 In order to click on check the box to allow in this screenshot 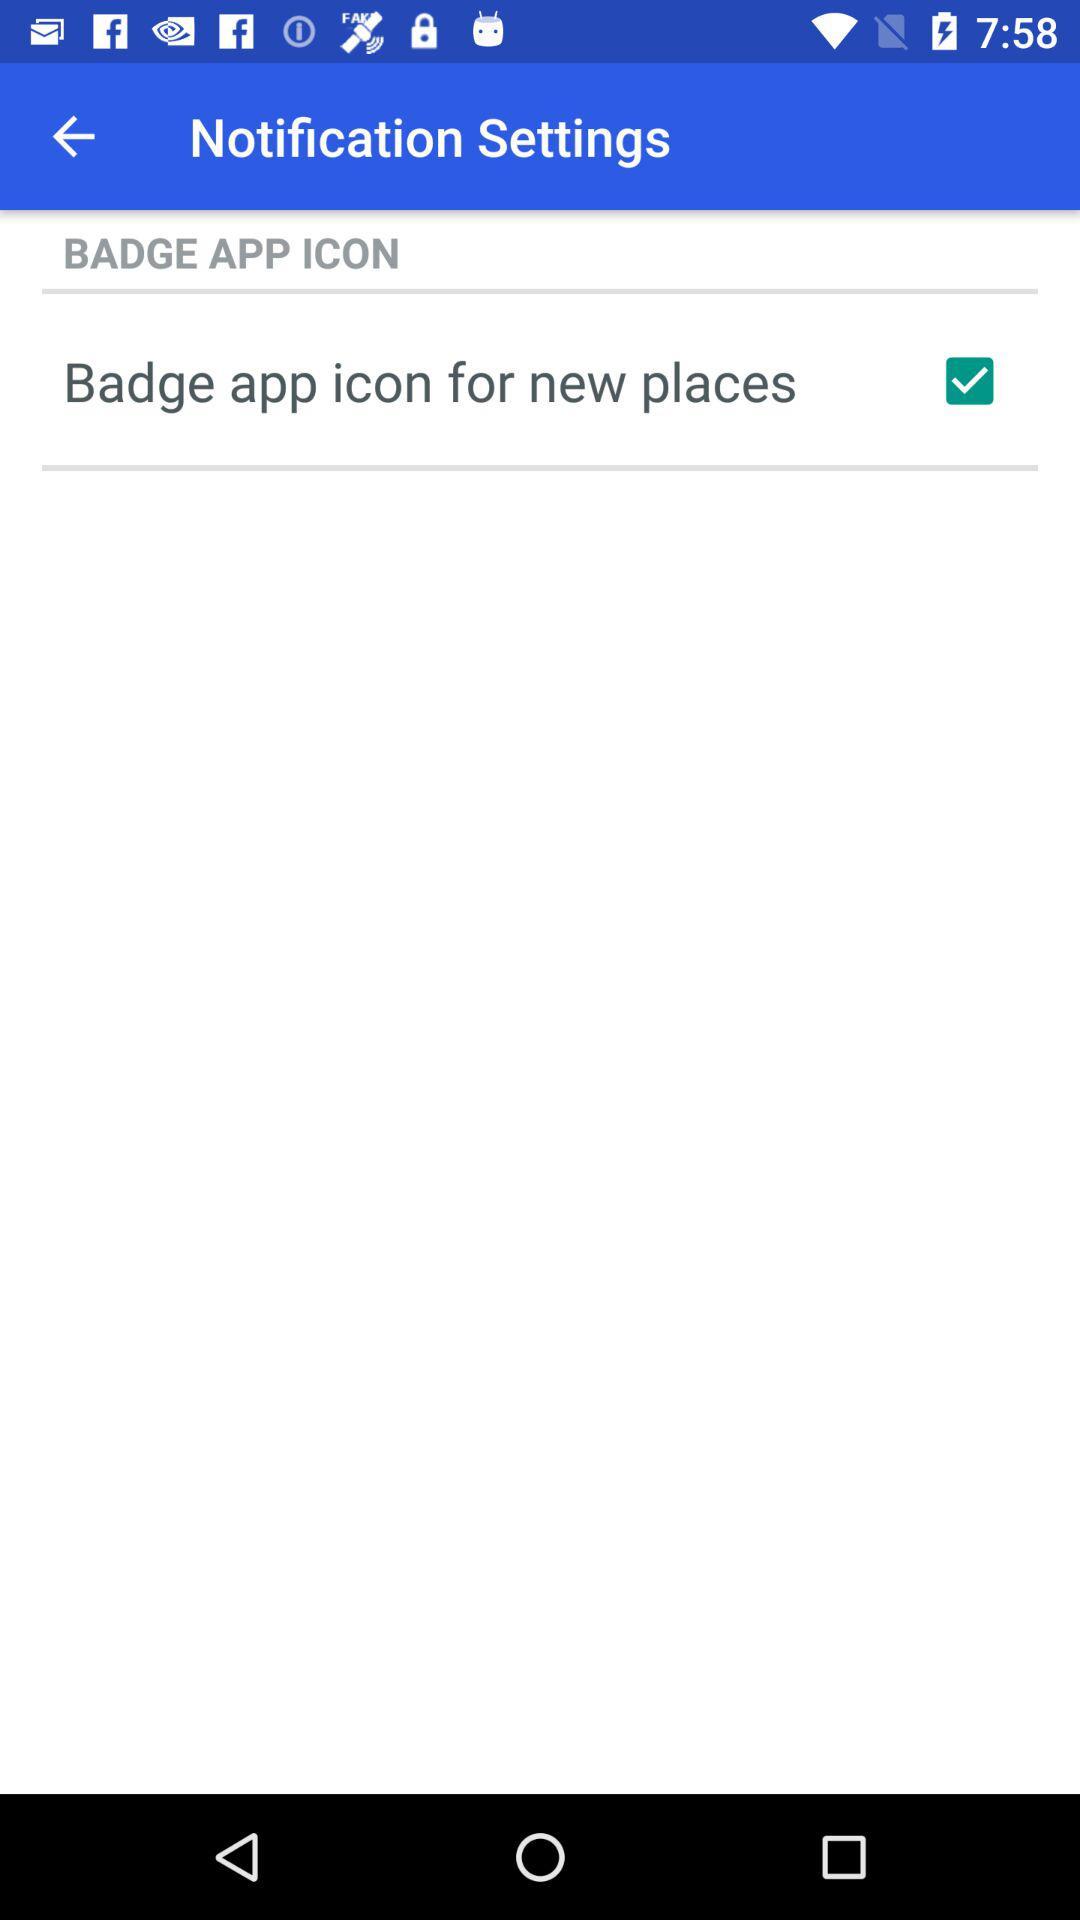, I will do `click(968, 380)`.